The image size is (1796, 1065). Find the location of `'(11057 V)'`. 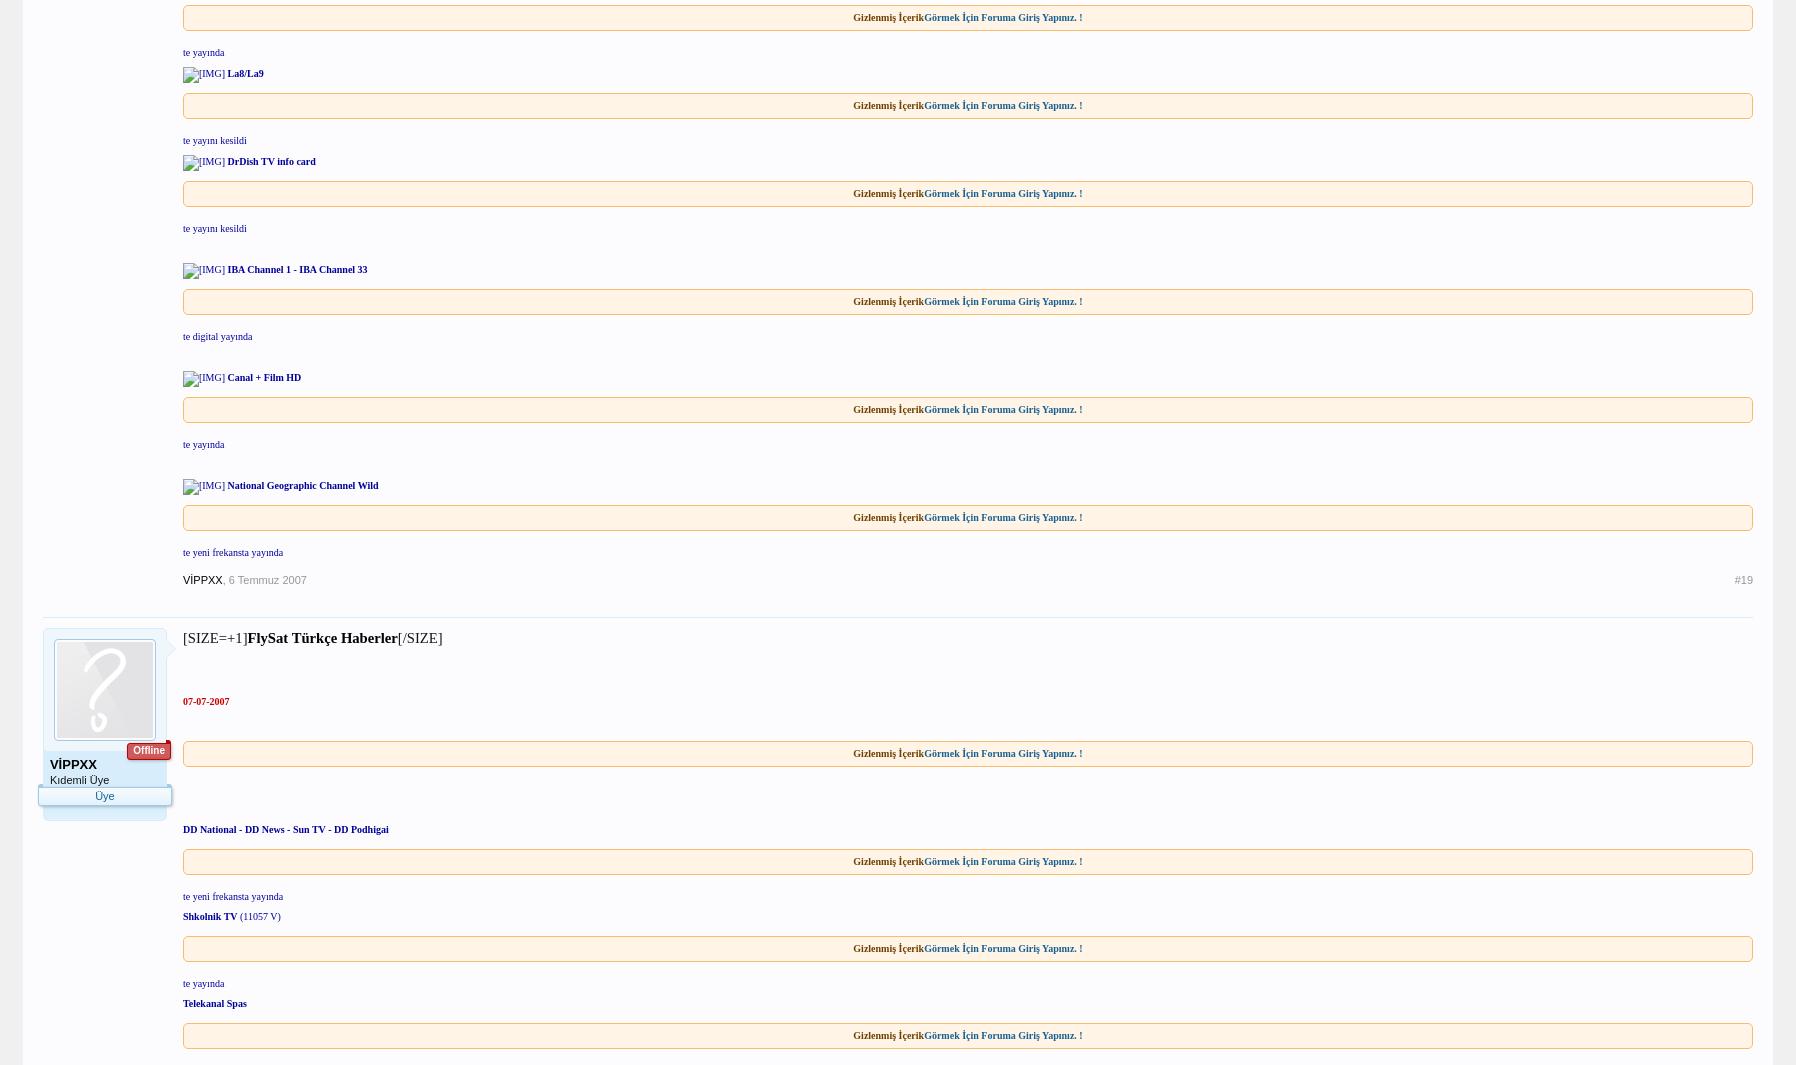

'(11057 V)' is located at coordinates (237, 916).